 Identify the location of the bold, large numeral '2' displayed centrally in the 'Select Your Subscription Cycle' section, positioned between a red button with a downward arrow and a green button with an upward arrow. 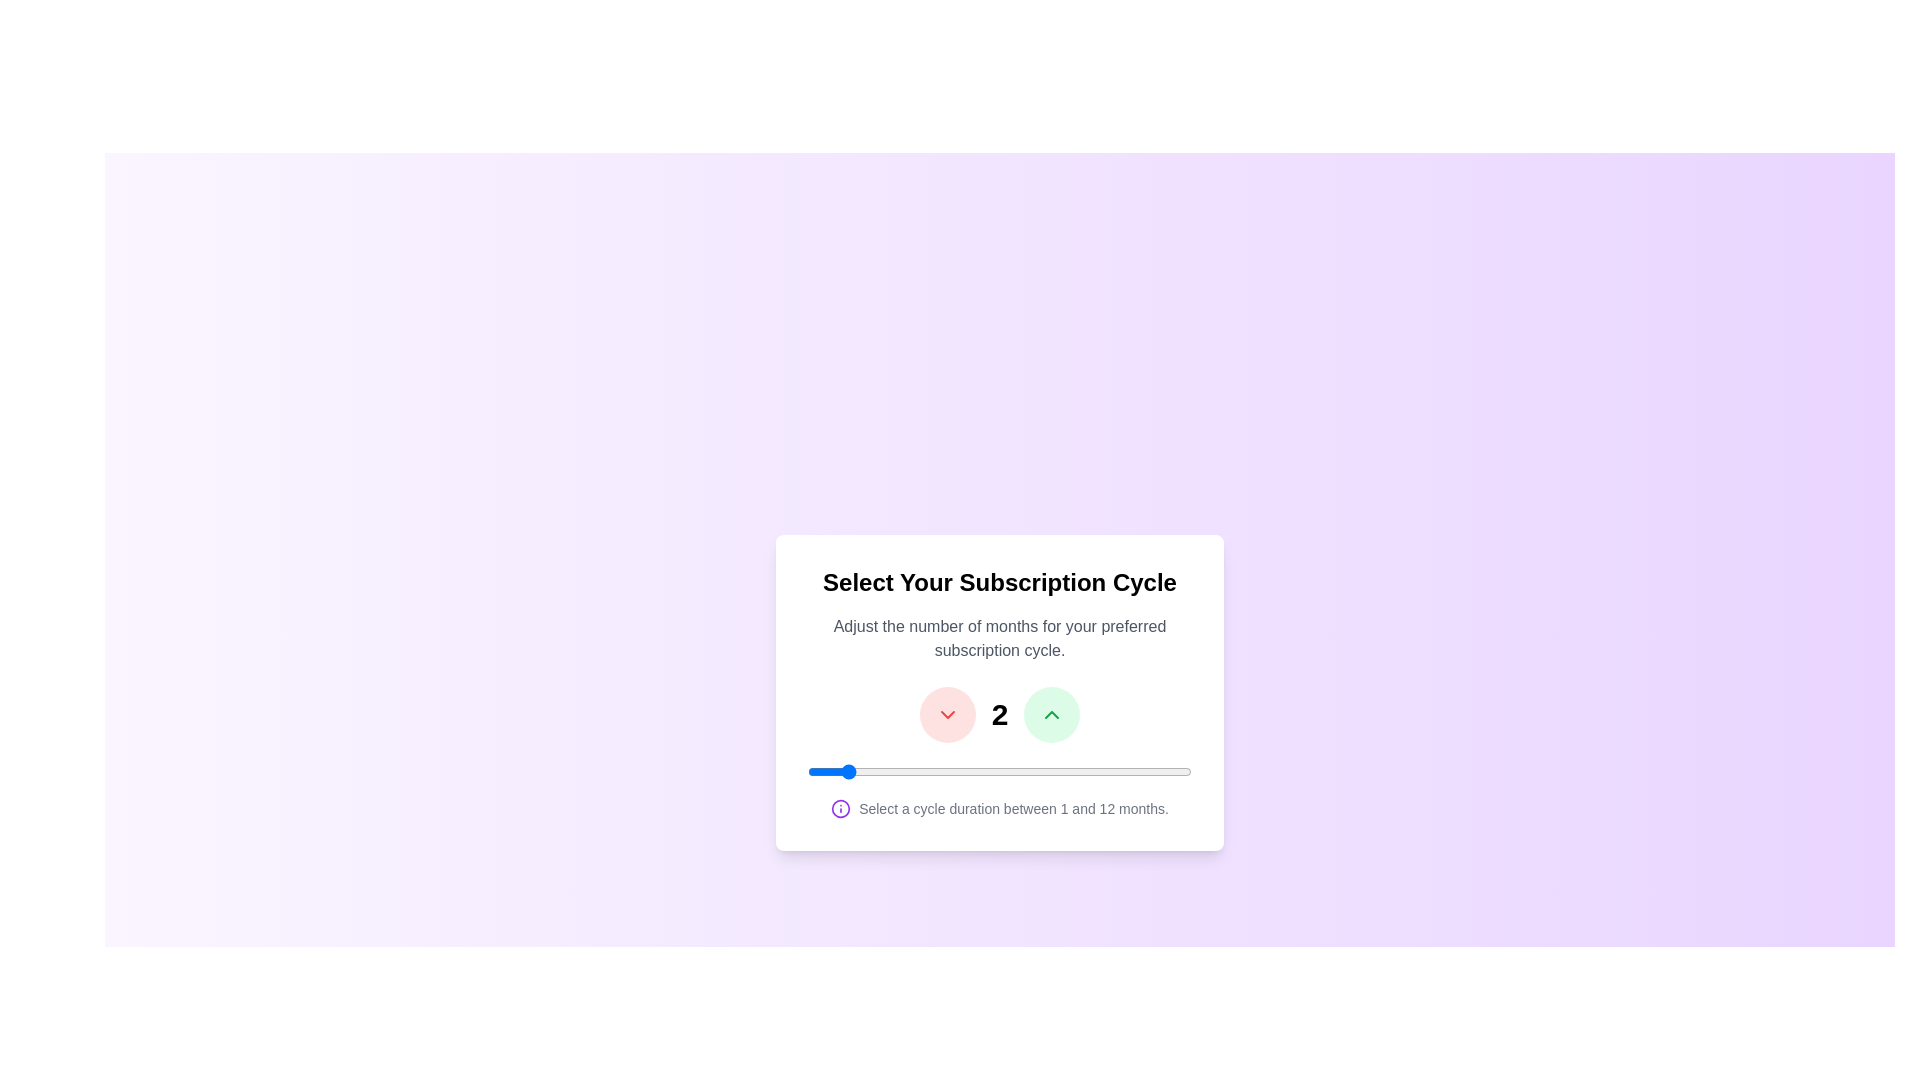
(999, 713).